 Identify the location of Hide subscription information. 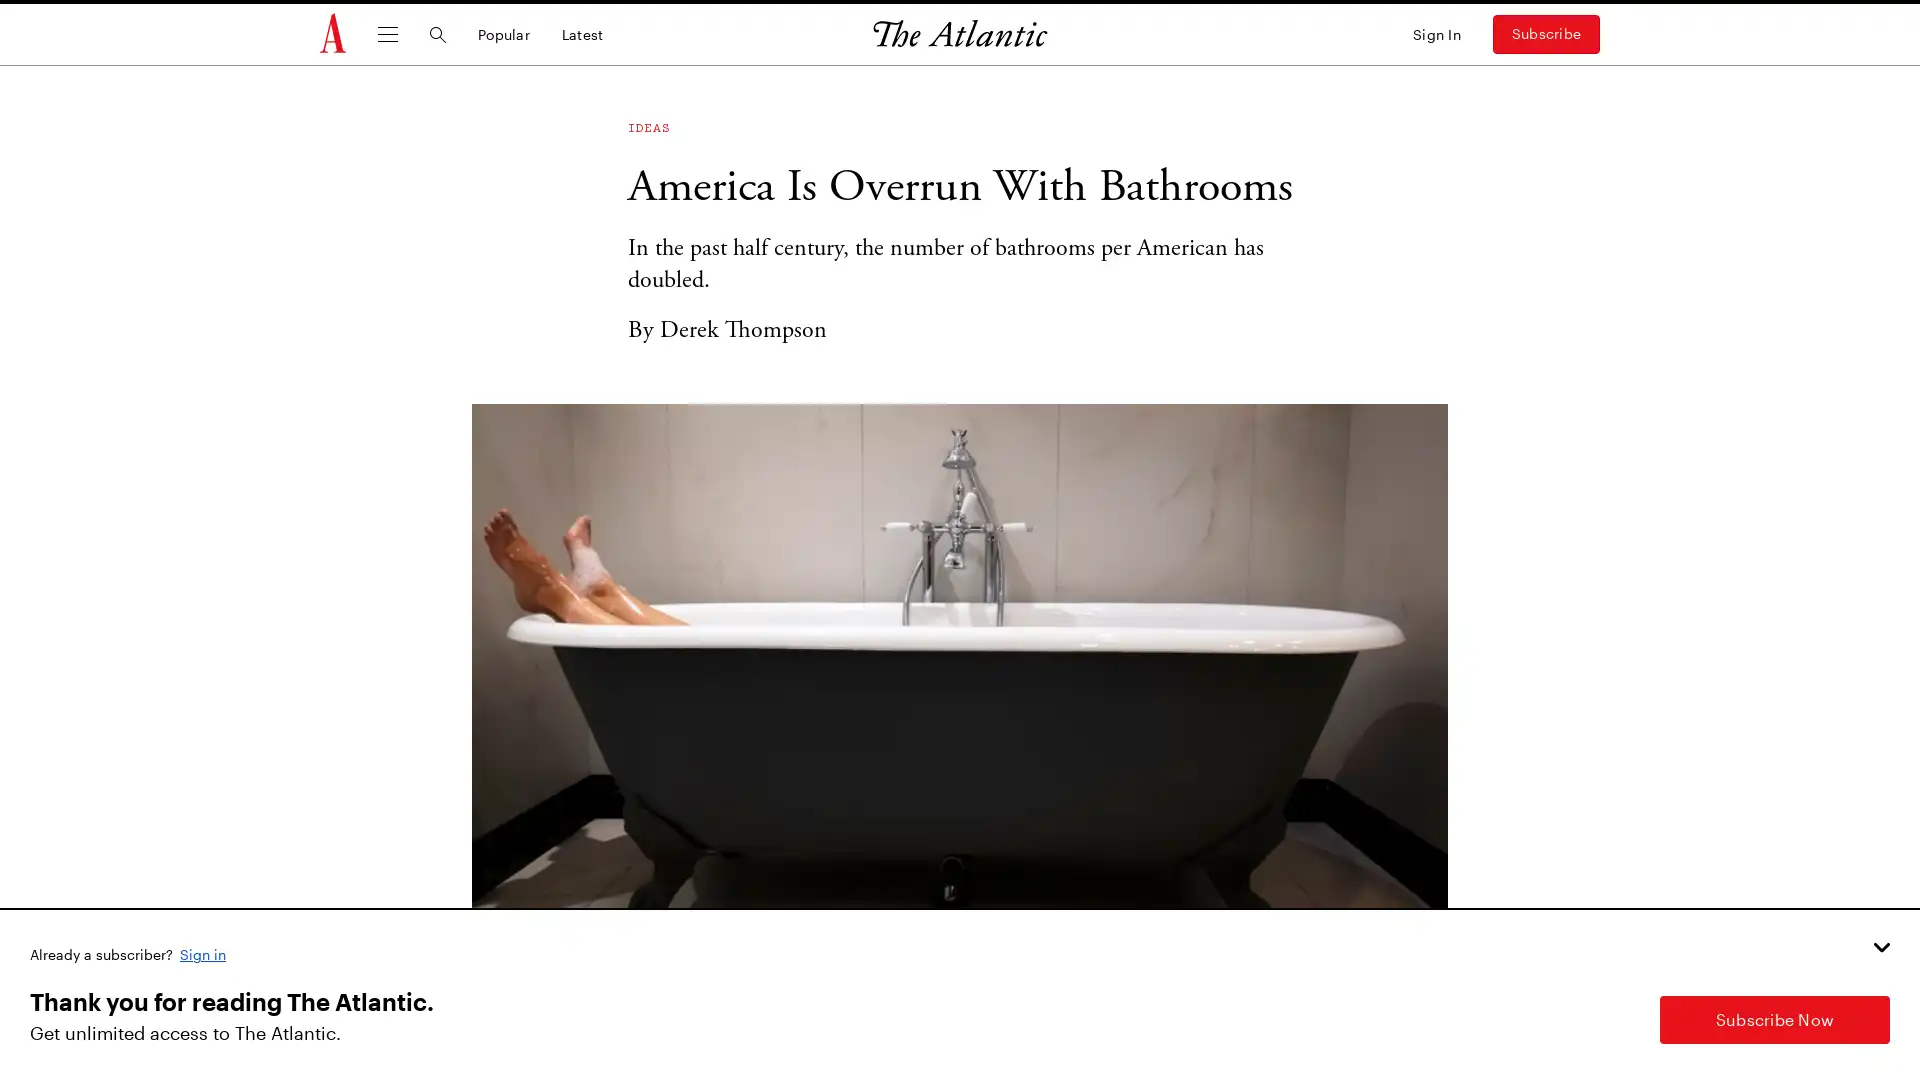
(1880, 946).